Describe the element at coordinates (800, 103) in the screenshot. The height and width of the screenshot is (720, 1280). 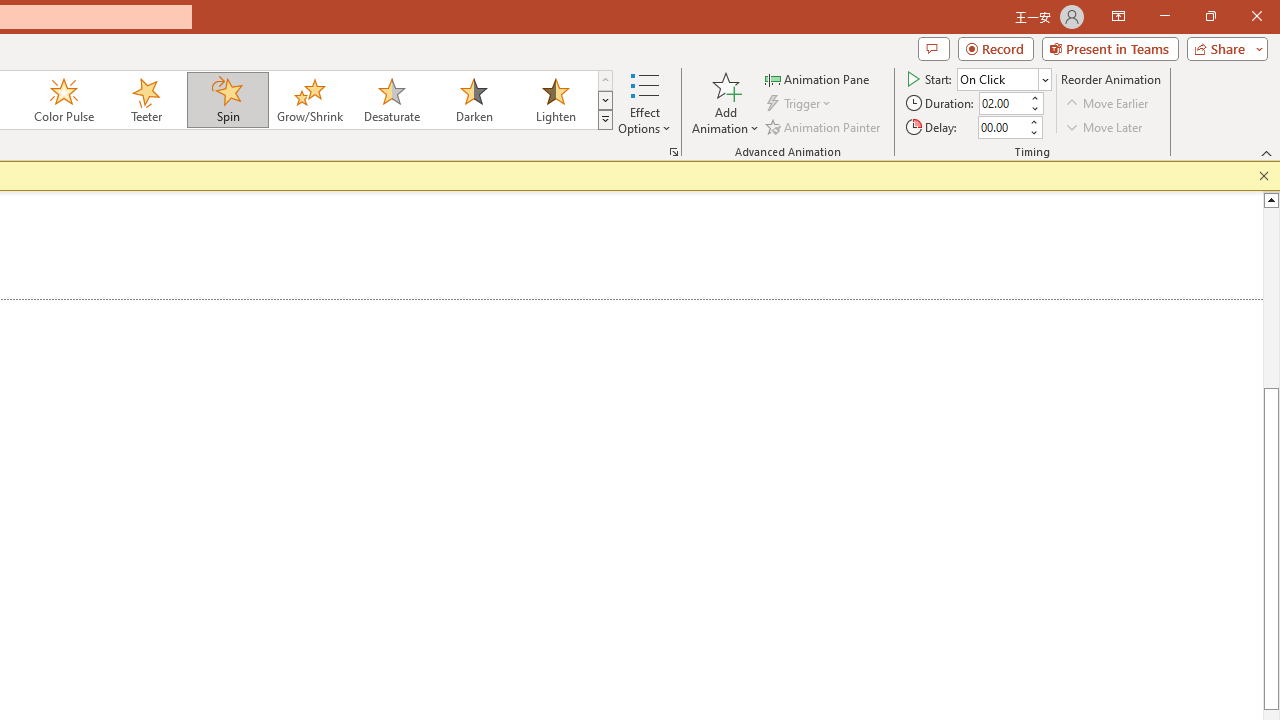
I see `'Trigger'` at that location.